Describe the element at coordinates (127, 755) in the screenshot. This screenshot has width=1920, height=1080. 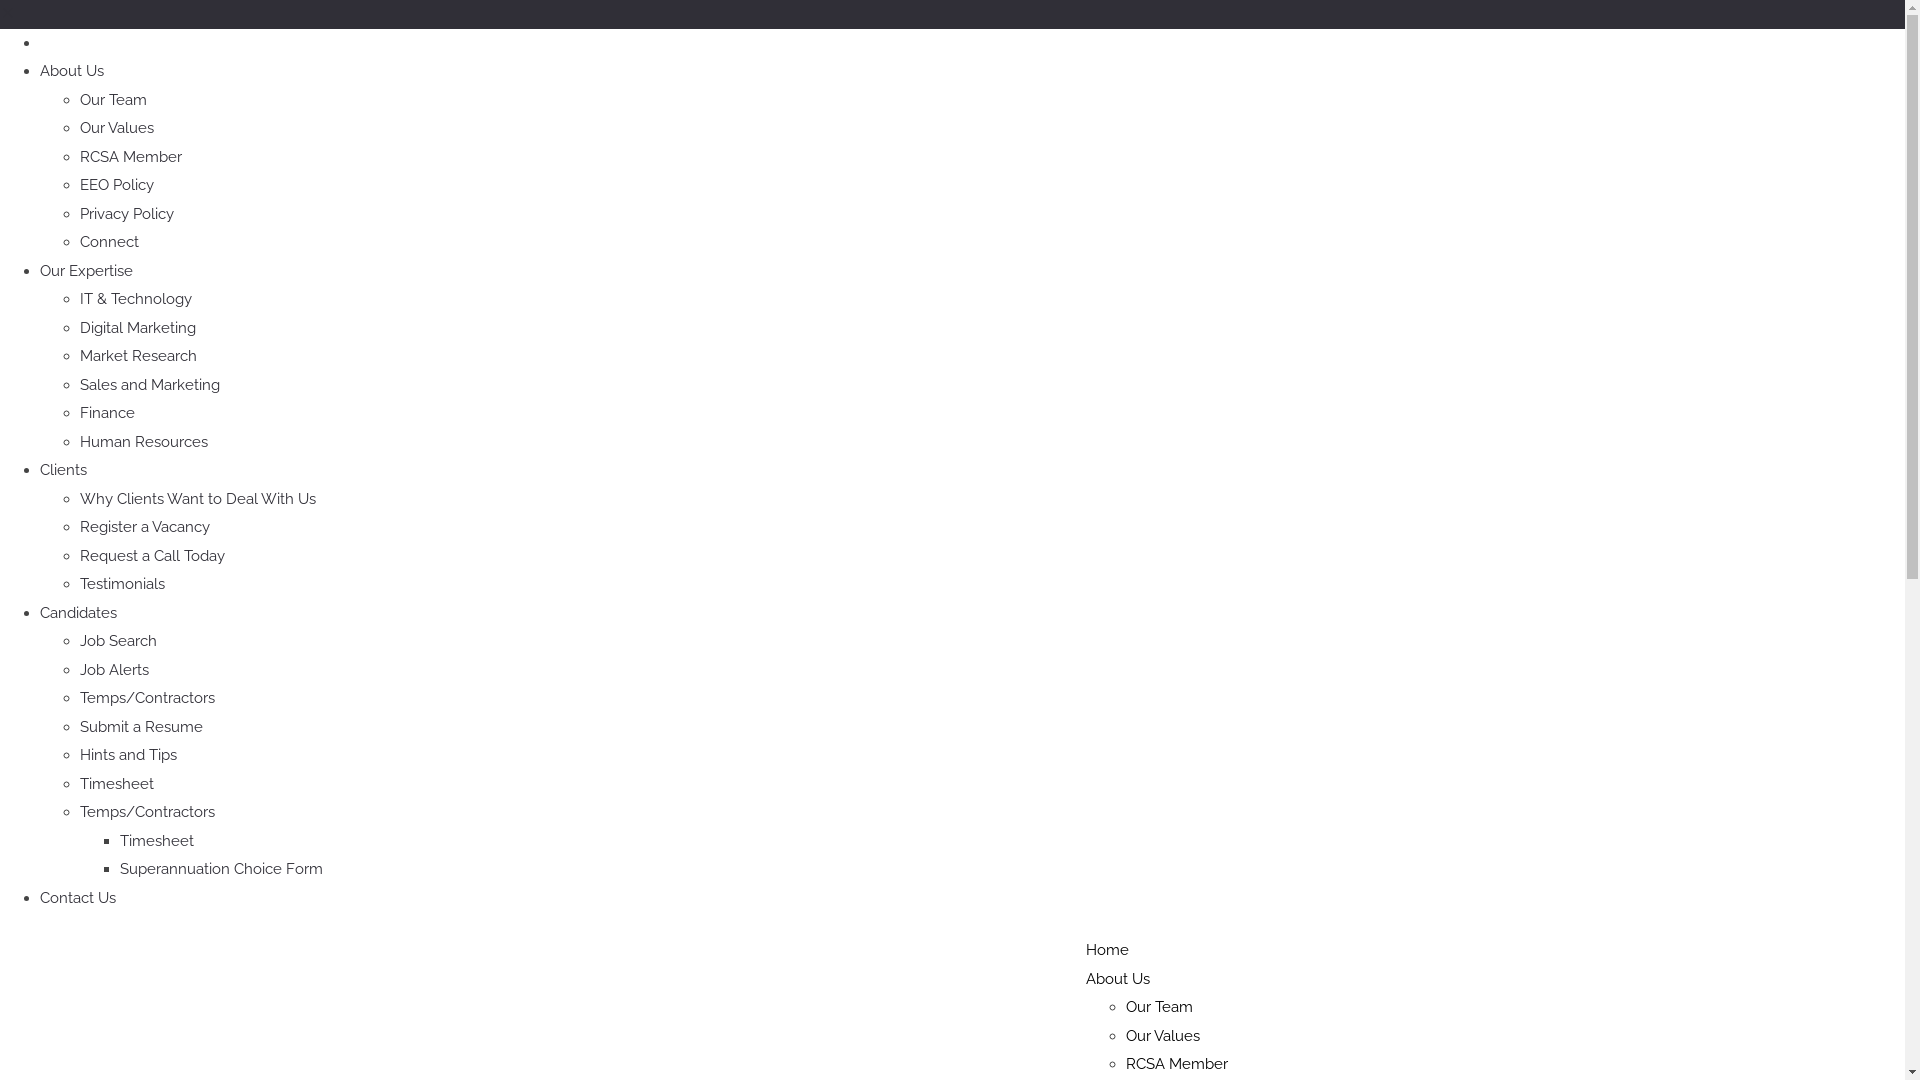
I see `'Hints and Tips'` at that location.